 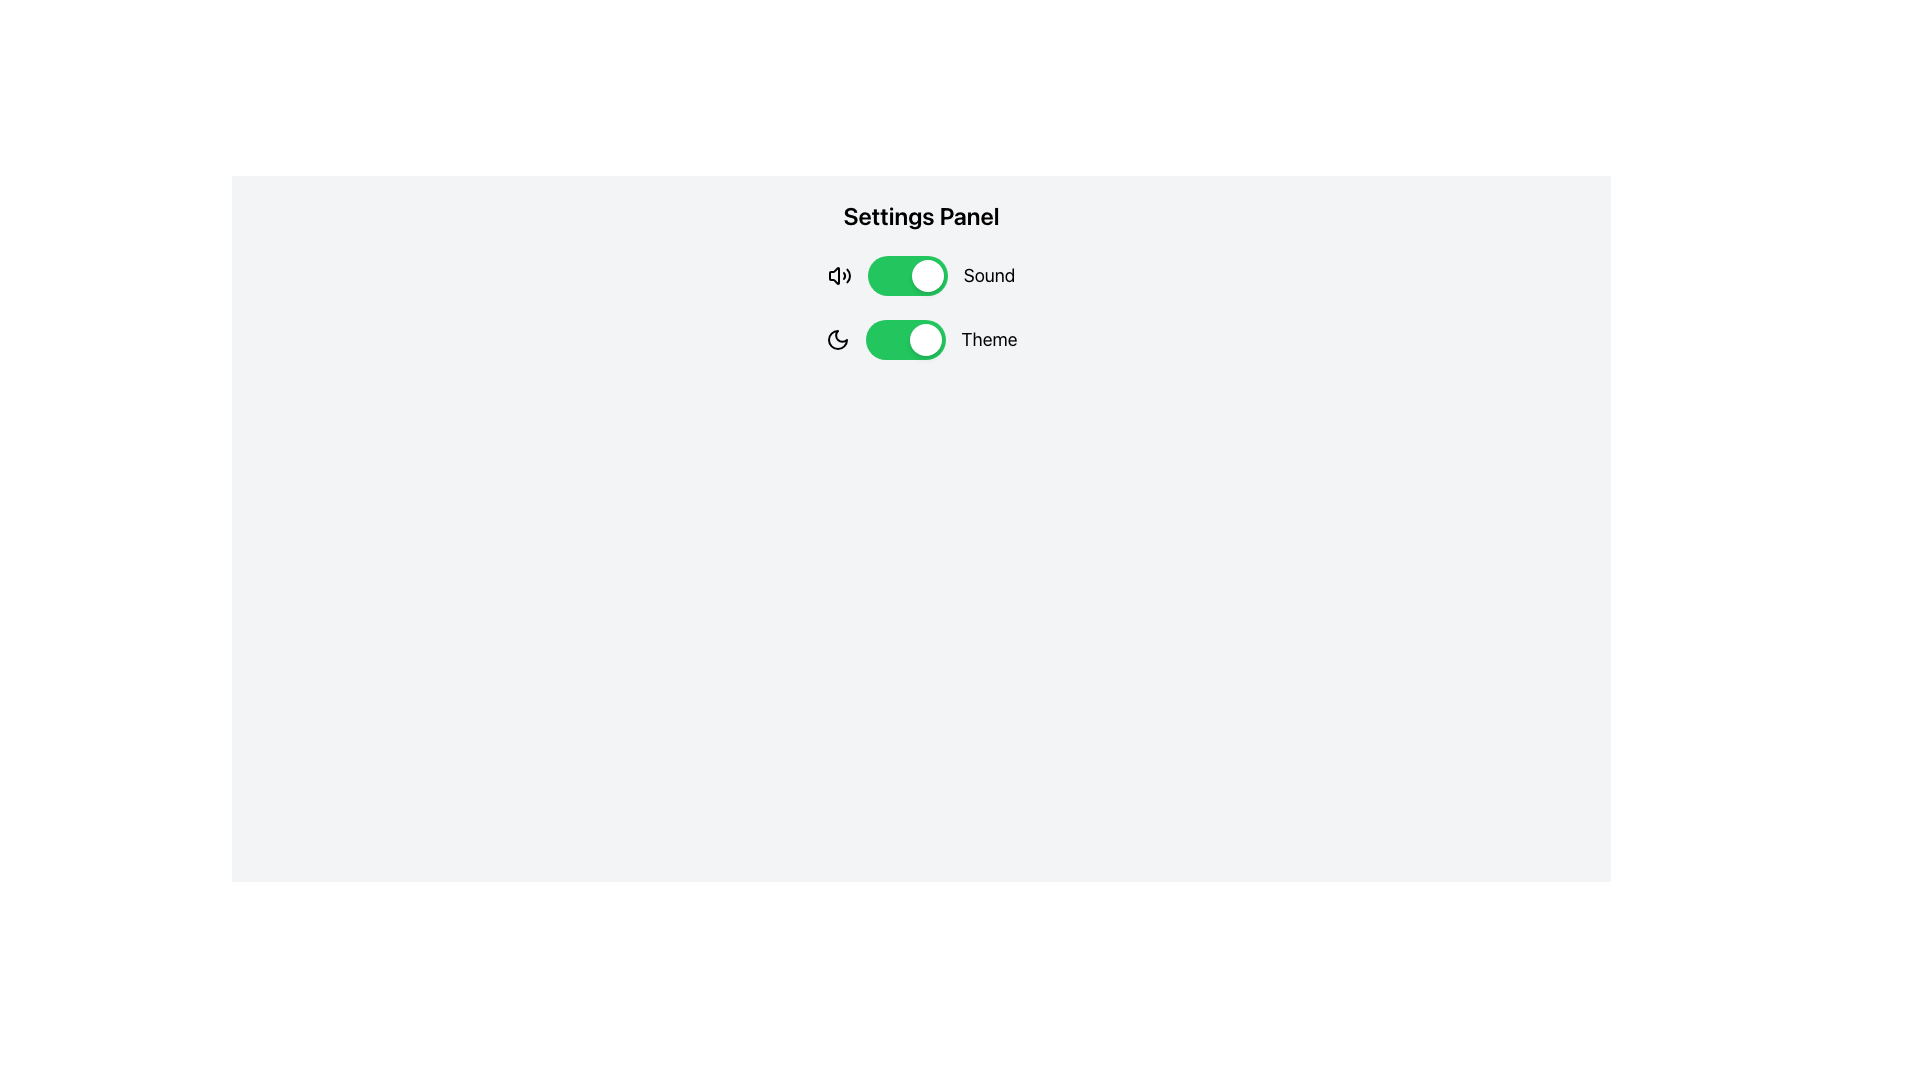 I want to click on the draggable toggle circle on the left side of the green toggle switch, so click(x=926, y=276).